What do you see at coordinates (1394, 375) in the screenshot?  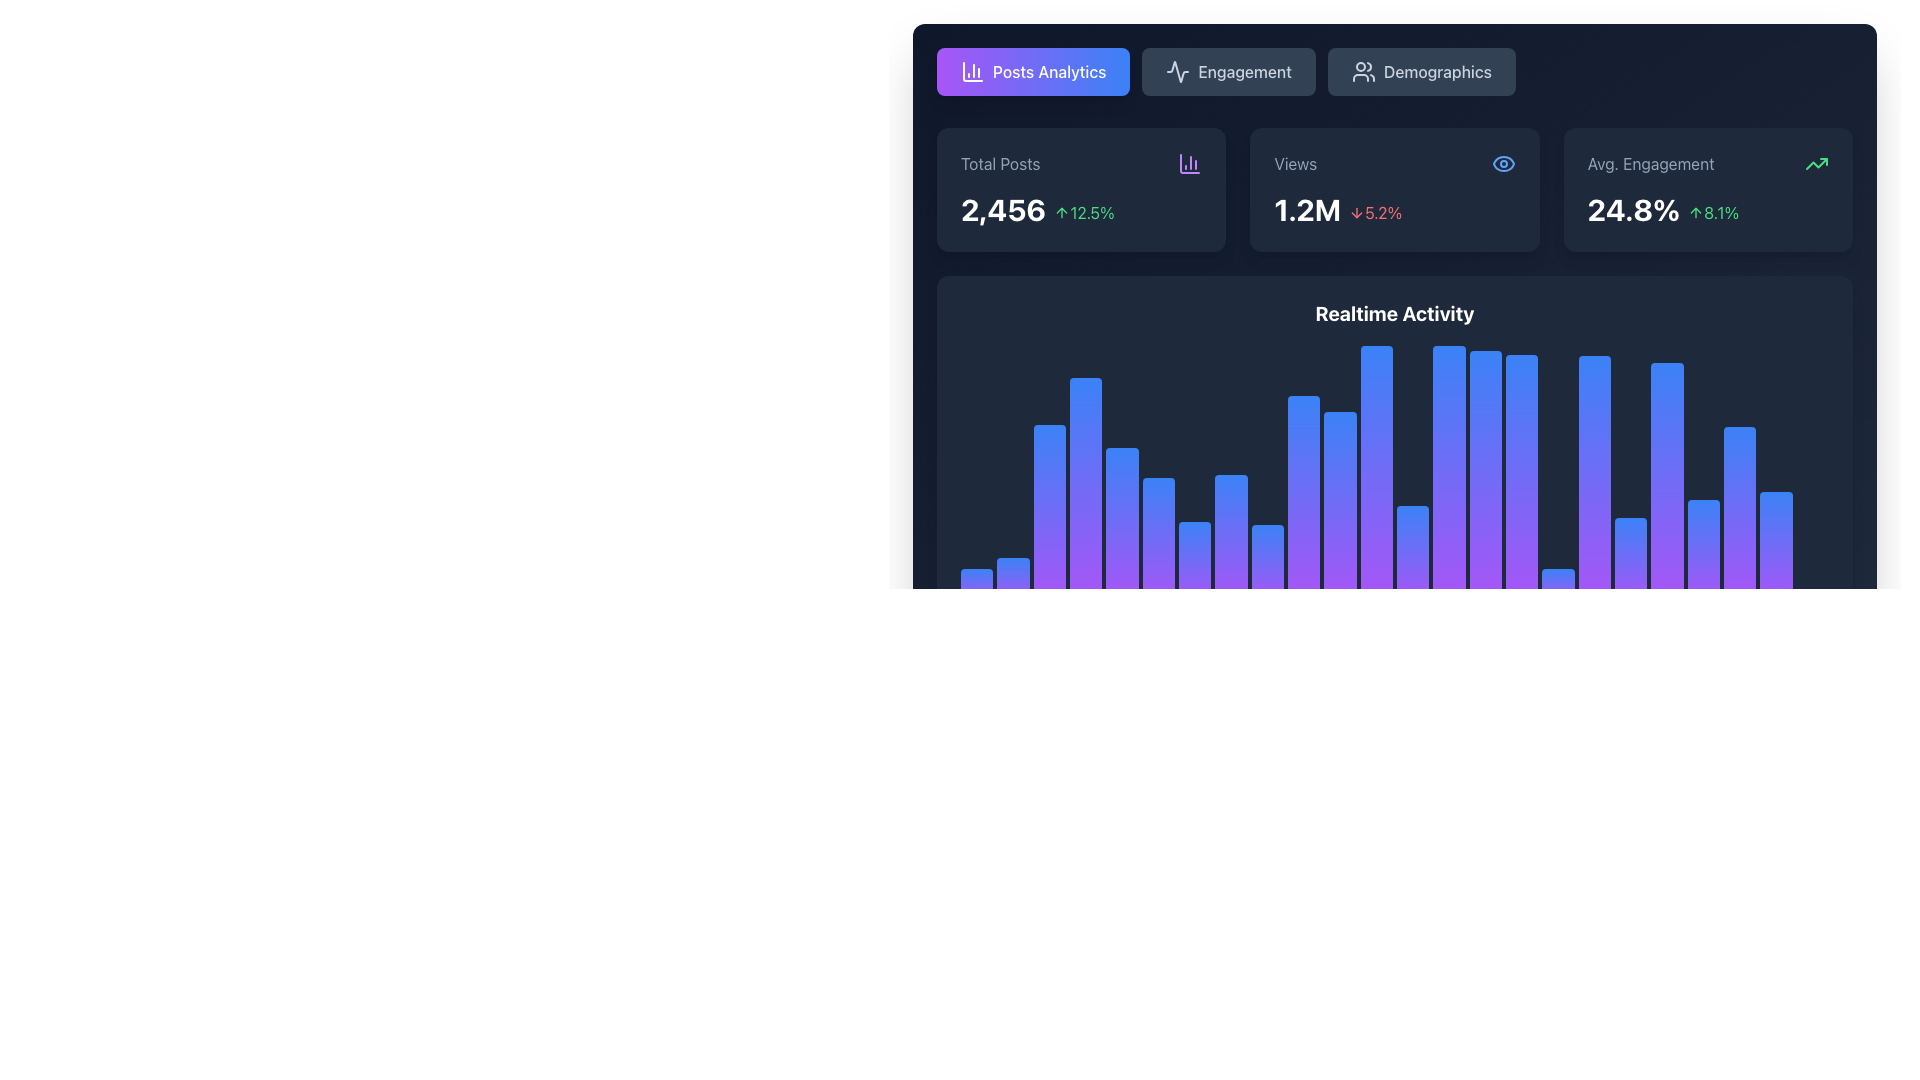 I see `the data point within the Data visualization block for detailed analytics, which is visually represented by a histogram labeled 'Realtime Activity'` at bounding box center [1394, 375].